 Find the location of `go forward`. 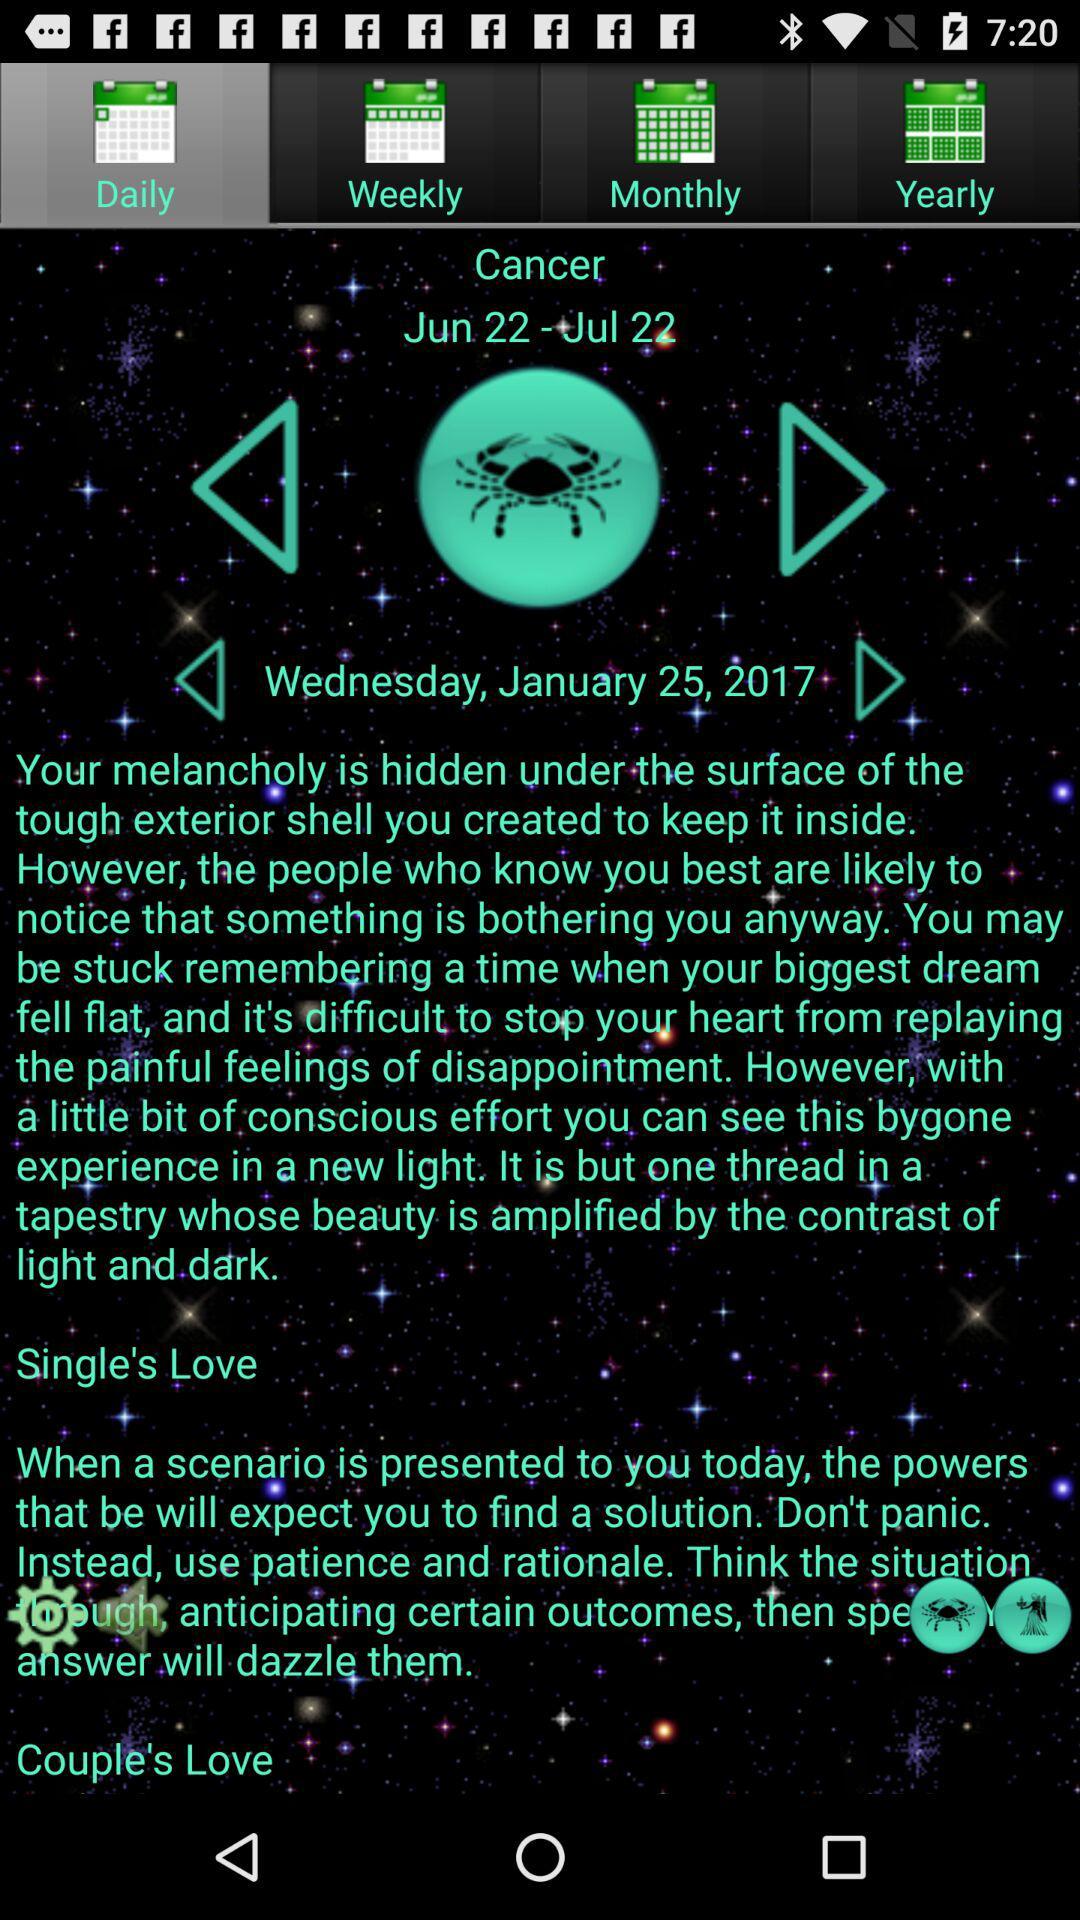

go forward is located at coordinates (832, 487).